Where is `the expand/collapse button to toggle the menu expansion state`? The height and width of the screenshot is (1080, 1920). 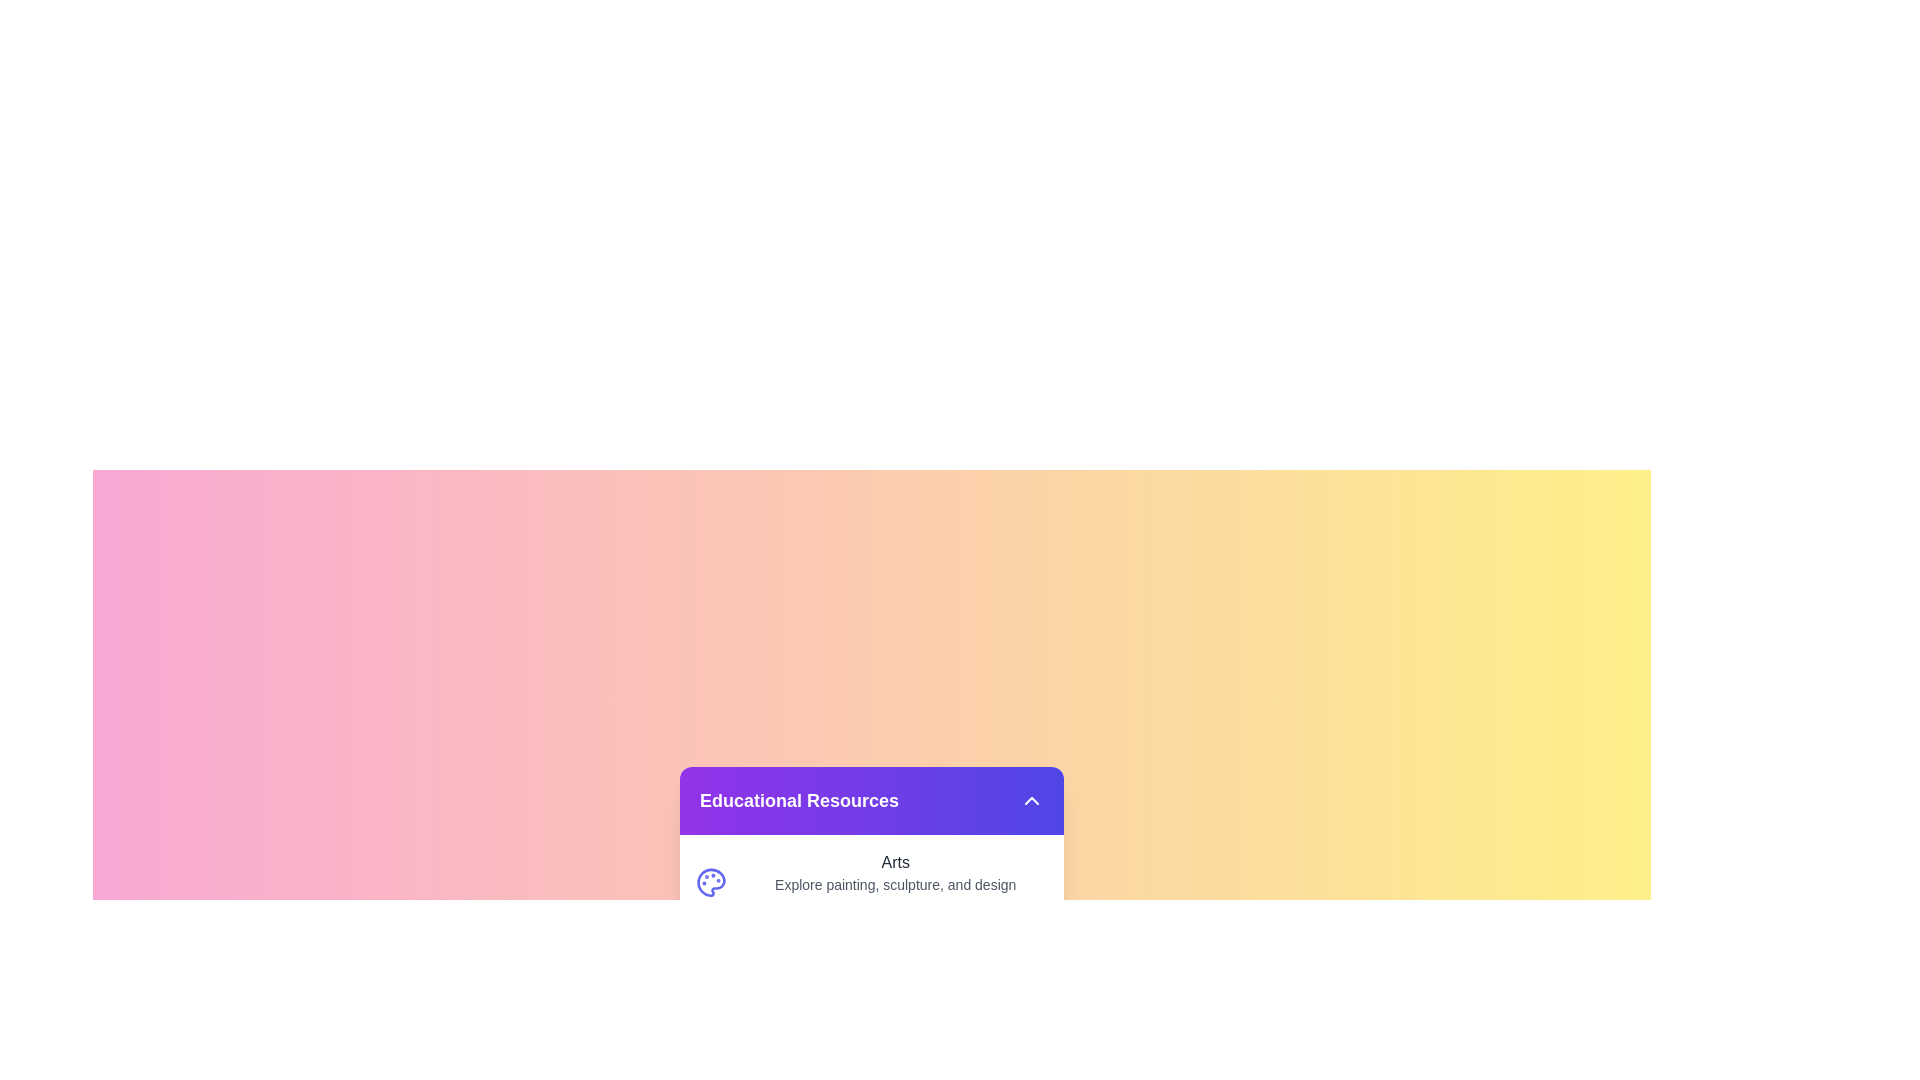 the expand/collapse button to toggle the menu expansion state is located at coordinates (1032, 799).